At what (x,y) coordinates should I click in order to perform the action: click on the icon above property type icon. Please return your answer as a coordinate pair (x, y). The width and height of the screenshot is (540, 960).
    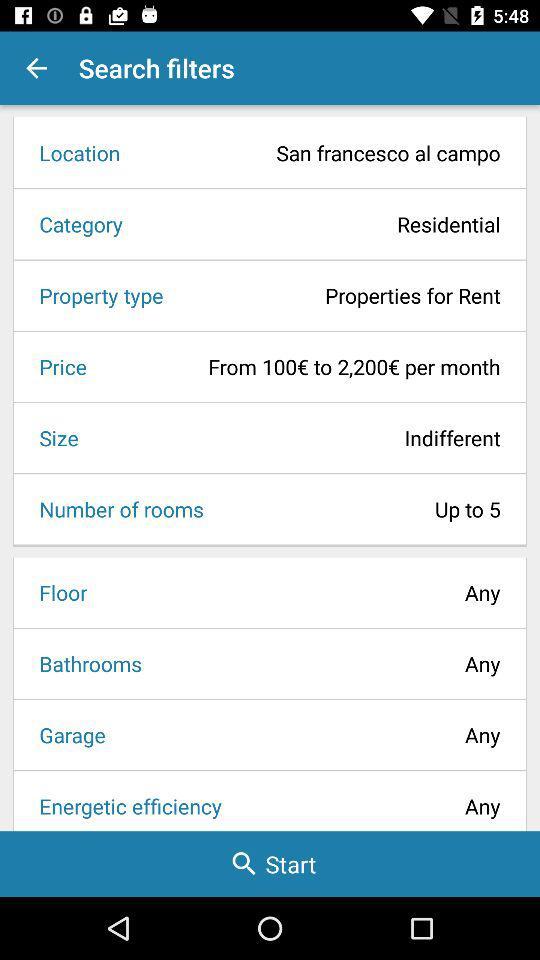
    Looking at the image, I should click on (318, 224).